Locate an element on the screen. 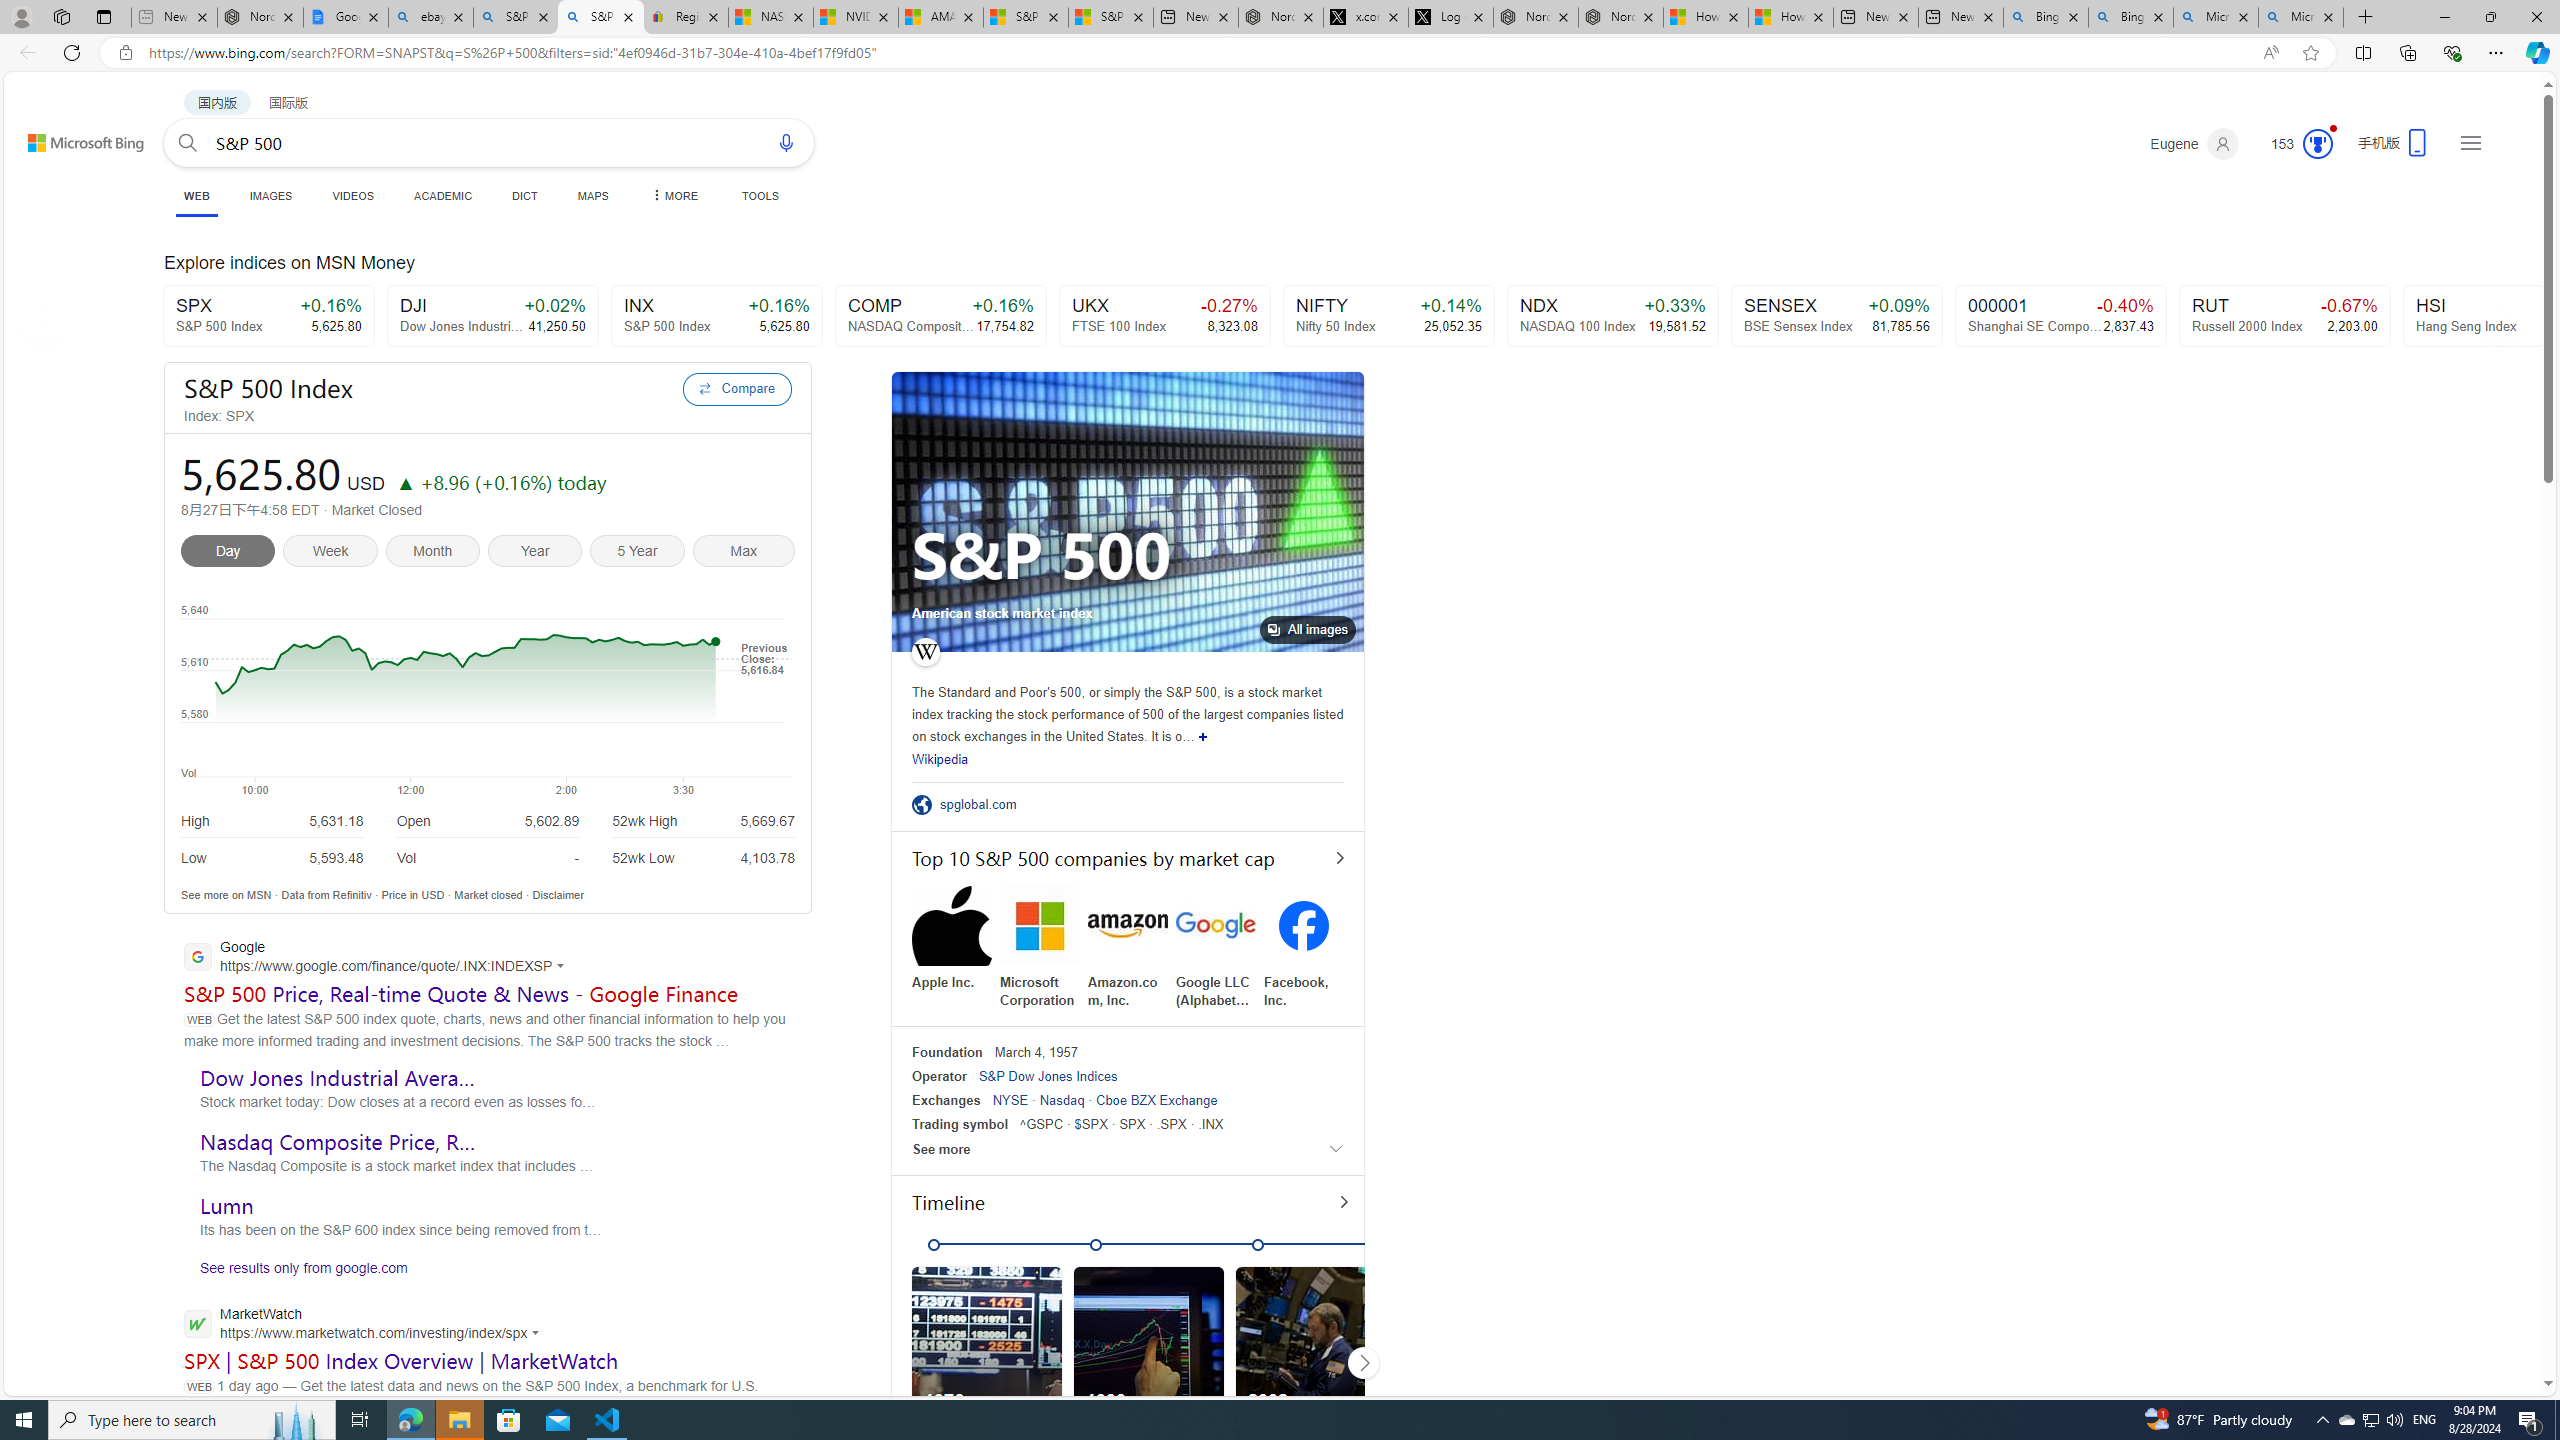 This screenshot has height=1440, width=2560. 'Top 10 S&P 500 companies by market cap' is located at coordinates (1126, 857).